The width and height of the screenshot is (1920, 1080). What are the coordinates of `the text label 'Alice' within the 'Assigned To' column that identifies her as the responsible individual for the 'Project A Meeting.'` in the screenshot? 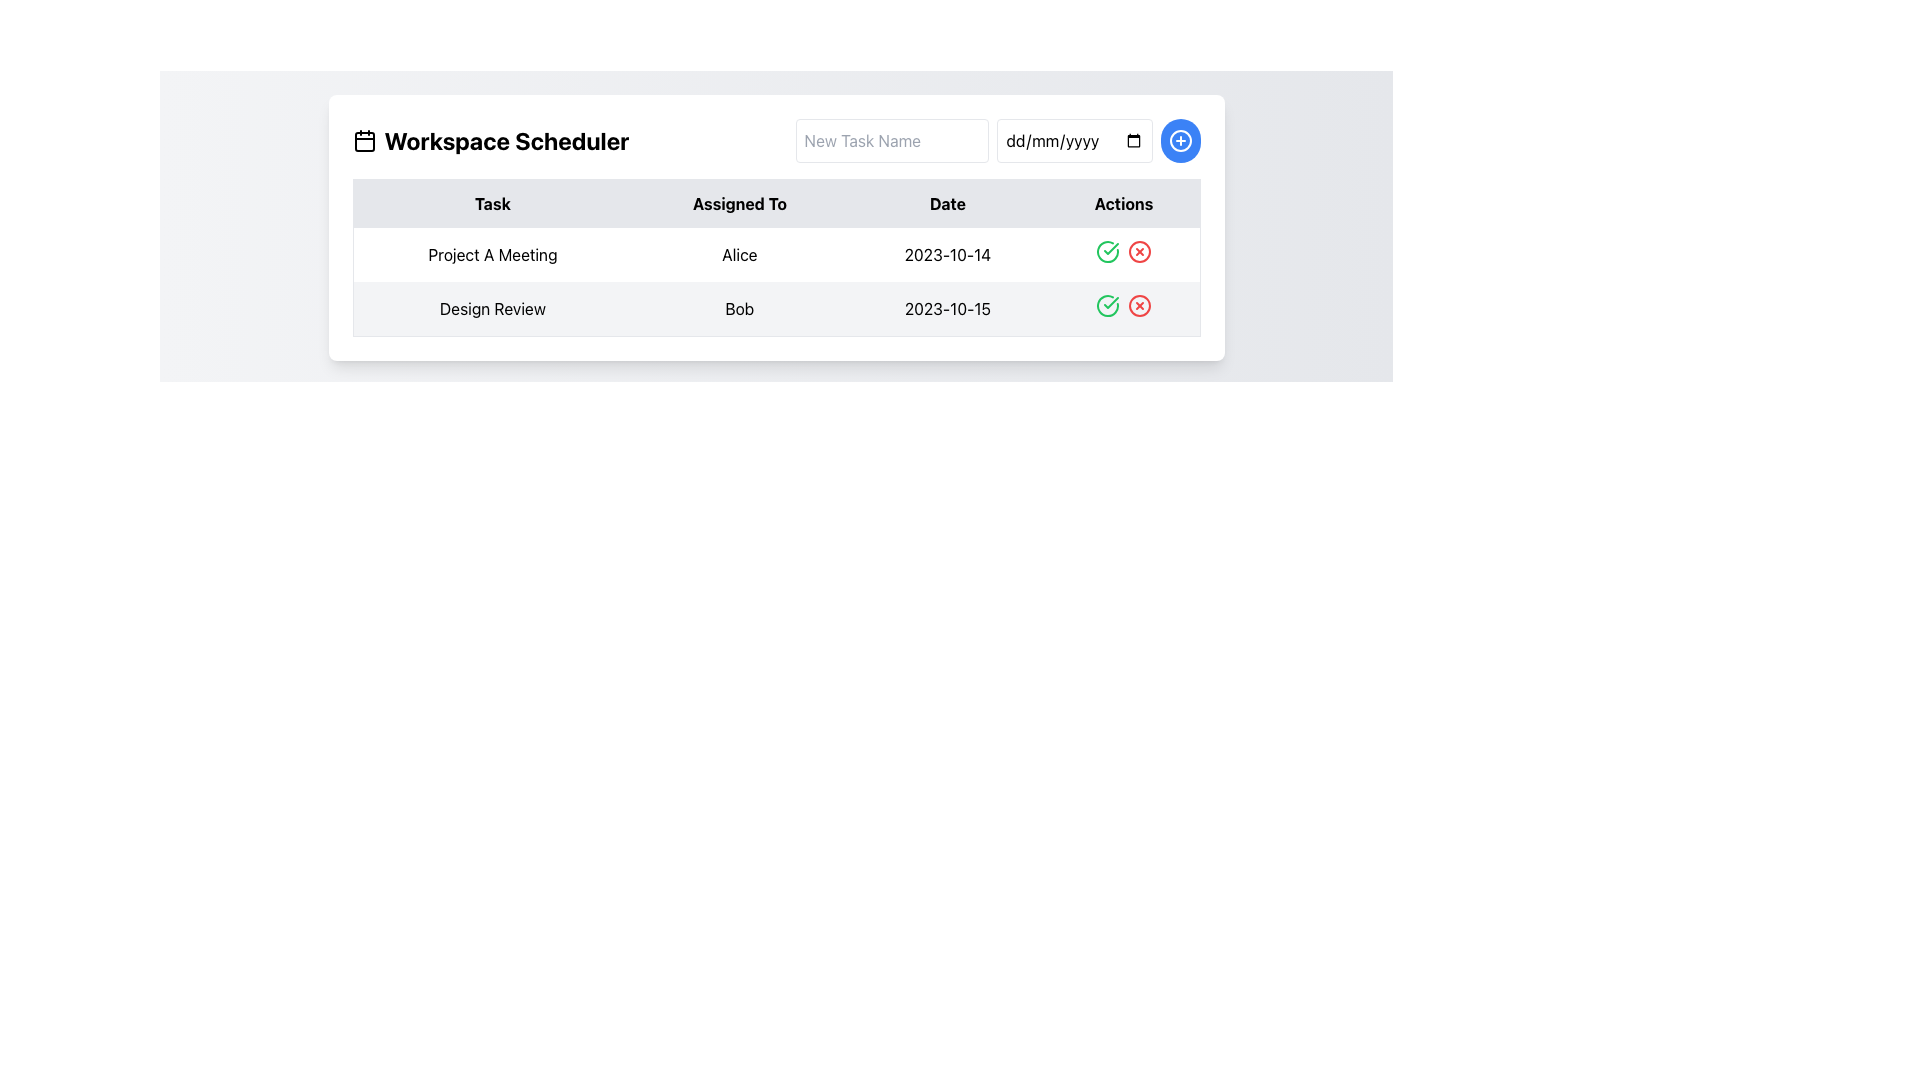 It's located at (738, 253).